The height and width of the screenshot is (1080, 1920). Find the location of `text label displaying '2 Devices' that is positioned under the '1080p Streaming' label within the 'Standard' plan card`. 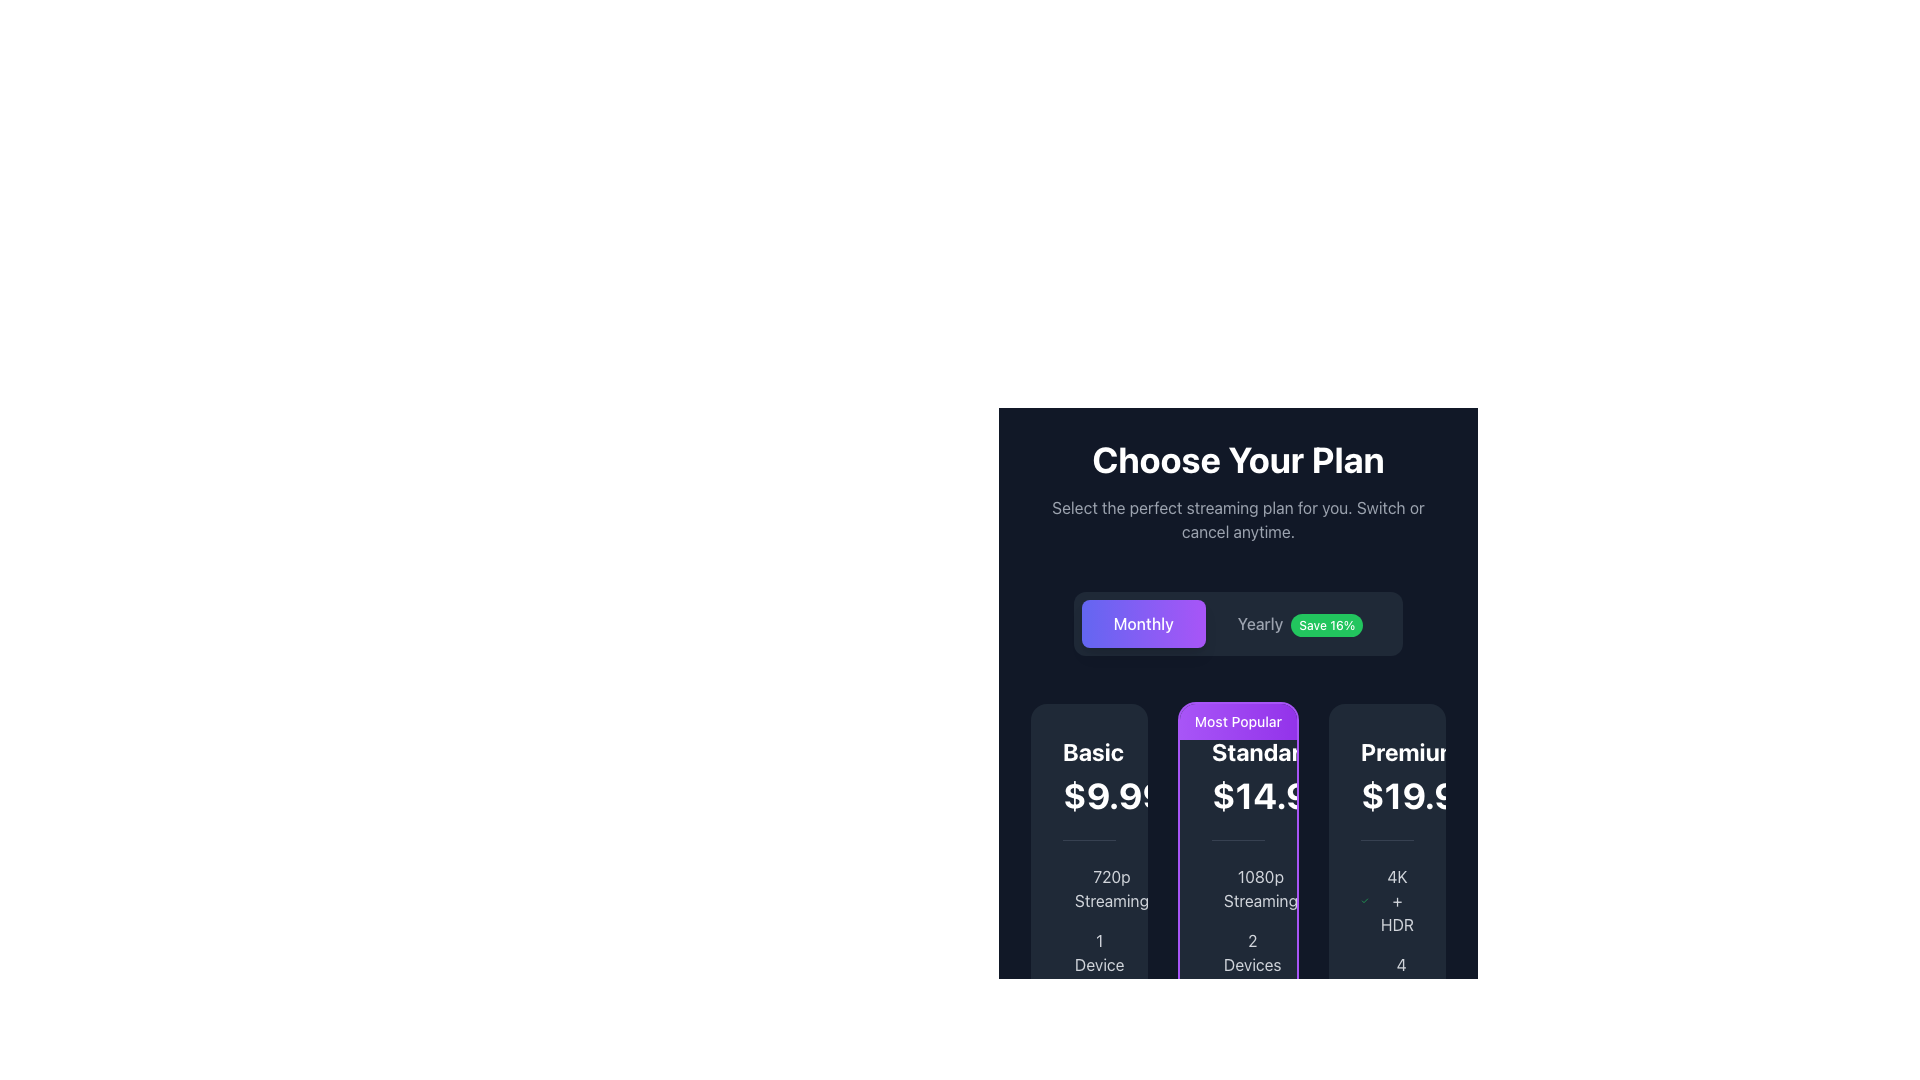

text label displaying '2 Devices' that is positioned under the '1080p Streaming' label within the 'Standard' plan card is located at coordinates (1237, 951).